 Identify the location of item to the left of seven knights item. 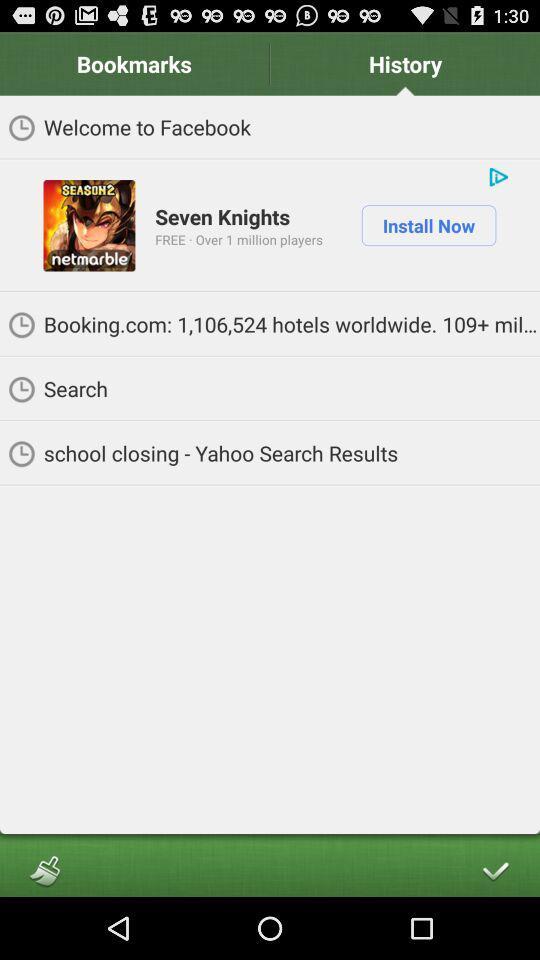
(88, 225).